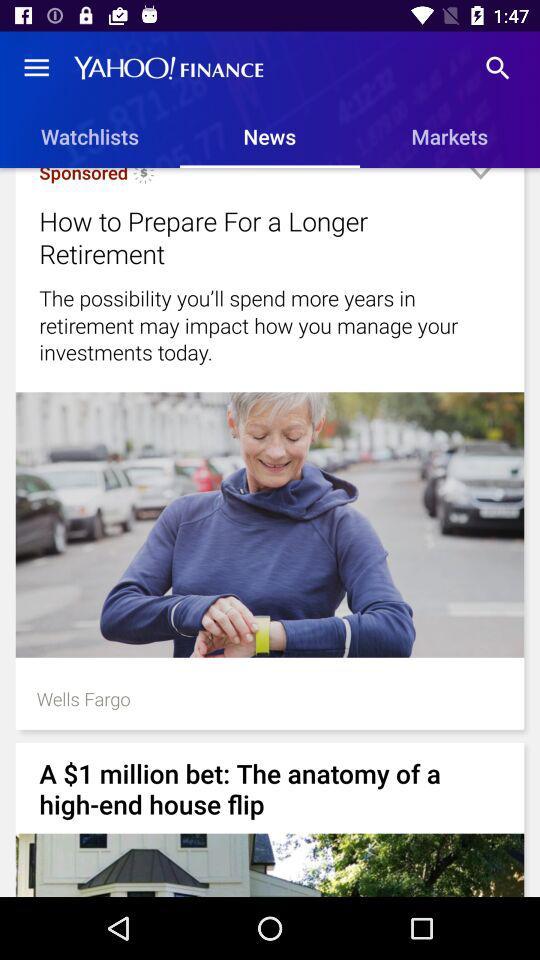 The width and height of the screenshot is (540, 960). Describe the element at coordinates (143, 178) in the screenshot. I see `icon next to sponsored icon` at that location.